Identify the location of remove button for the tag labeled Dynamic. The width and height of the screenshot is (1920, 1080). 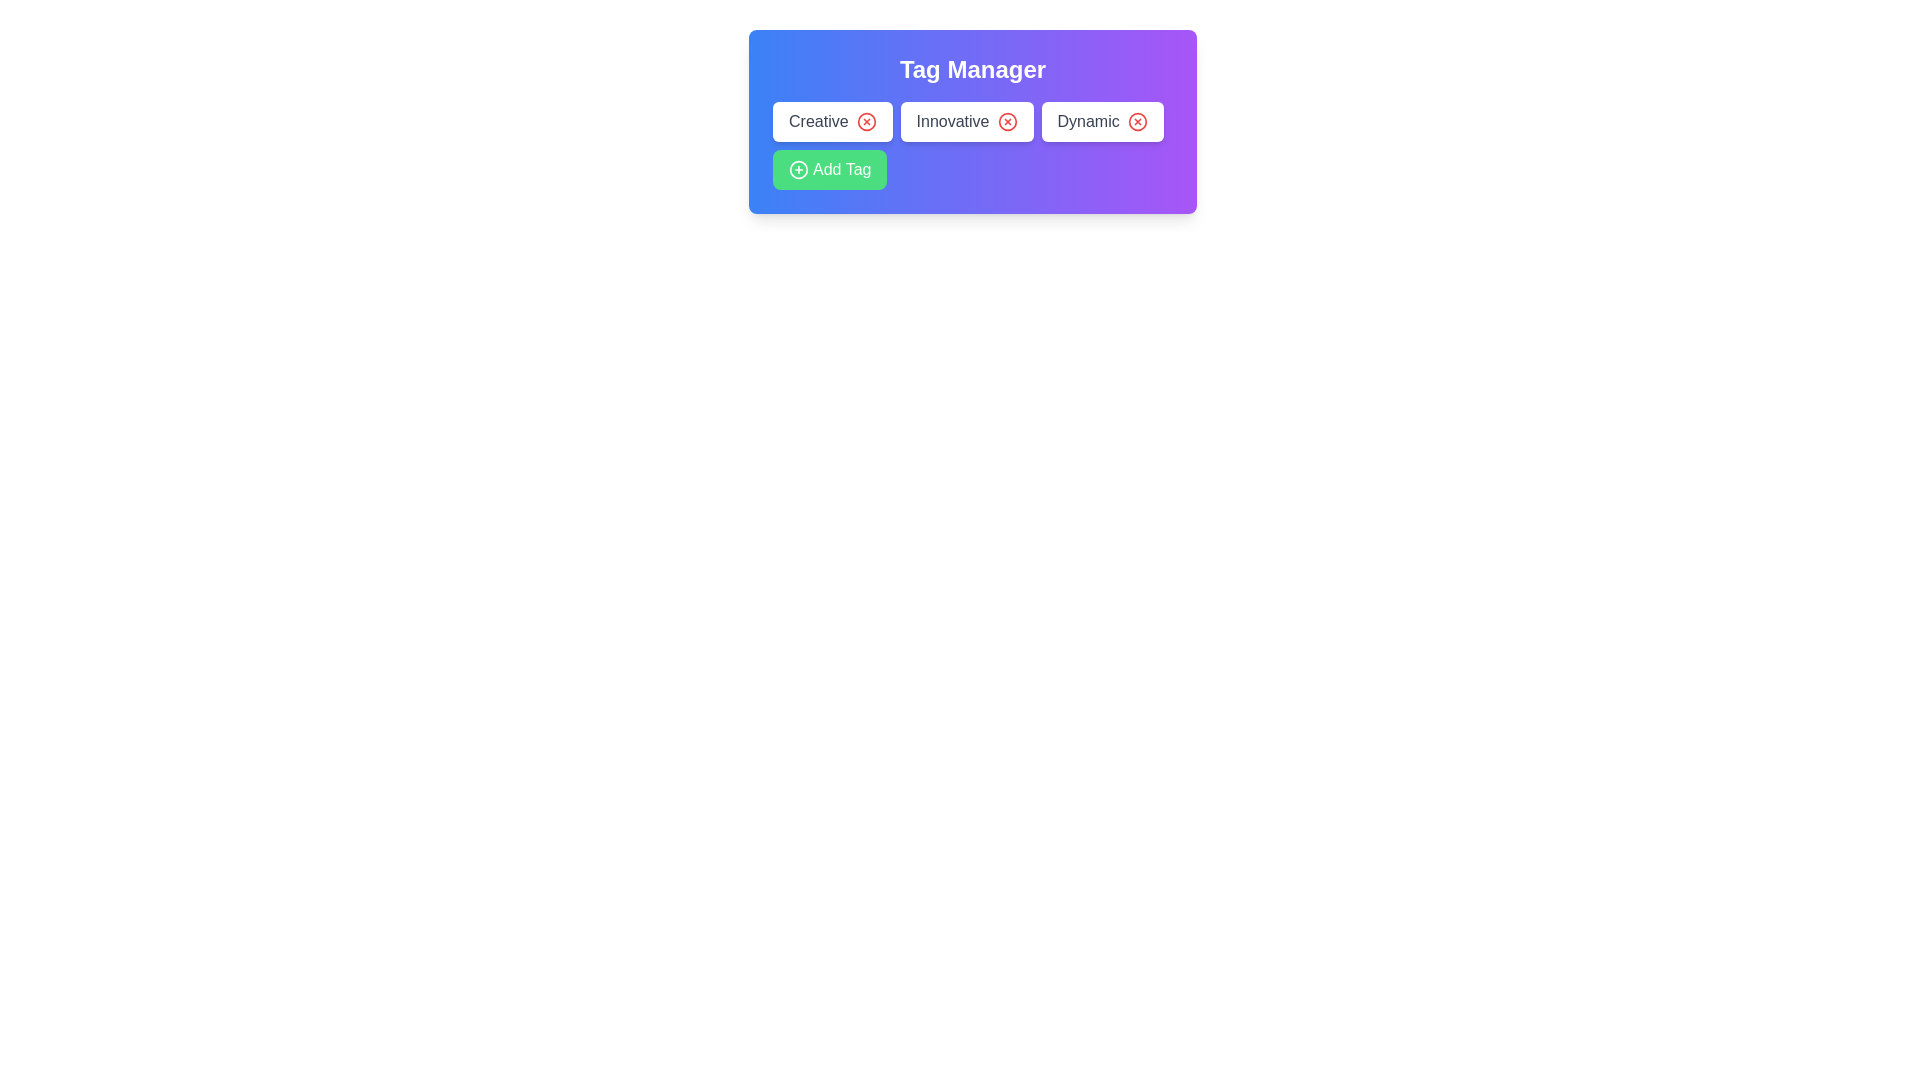
(1137, 122).